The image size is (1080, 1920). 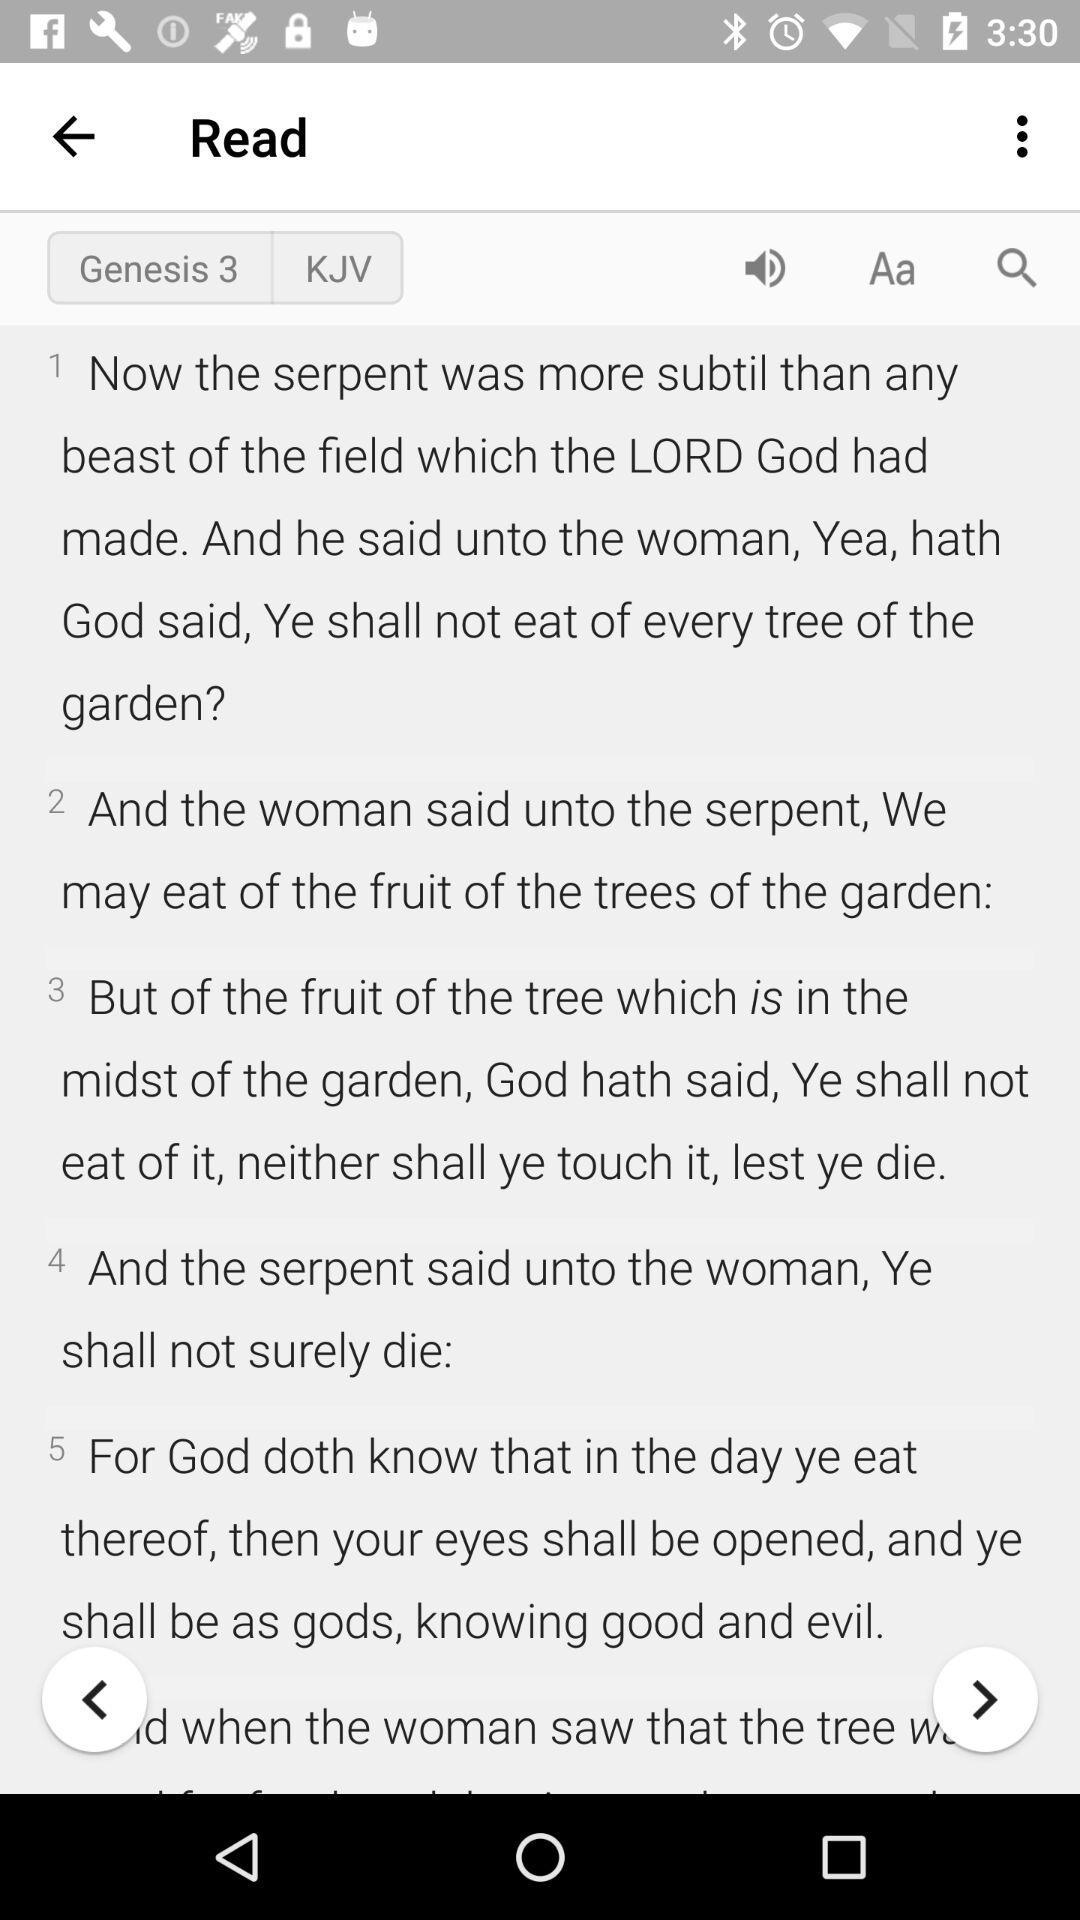 I want to click on the icon next to kjv, so click(x=764, y=266).